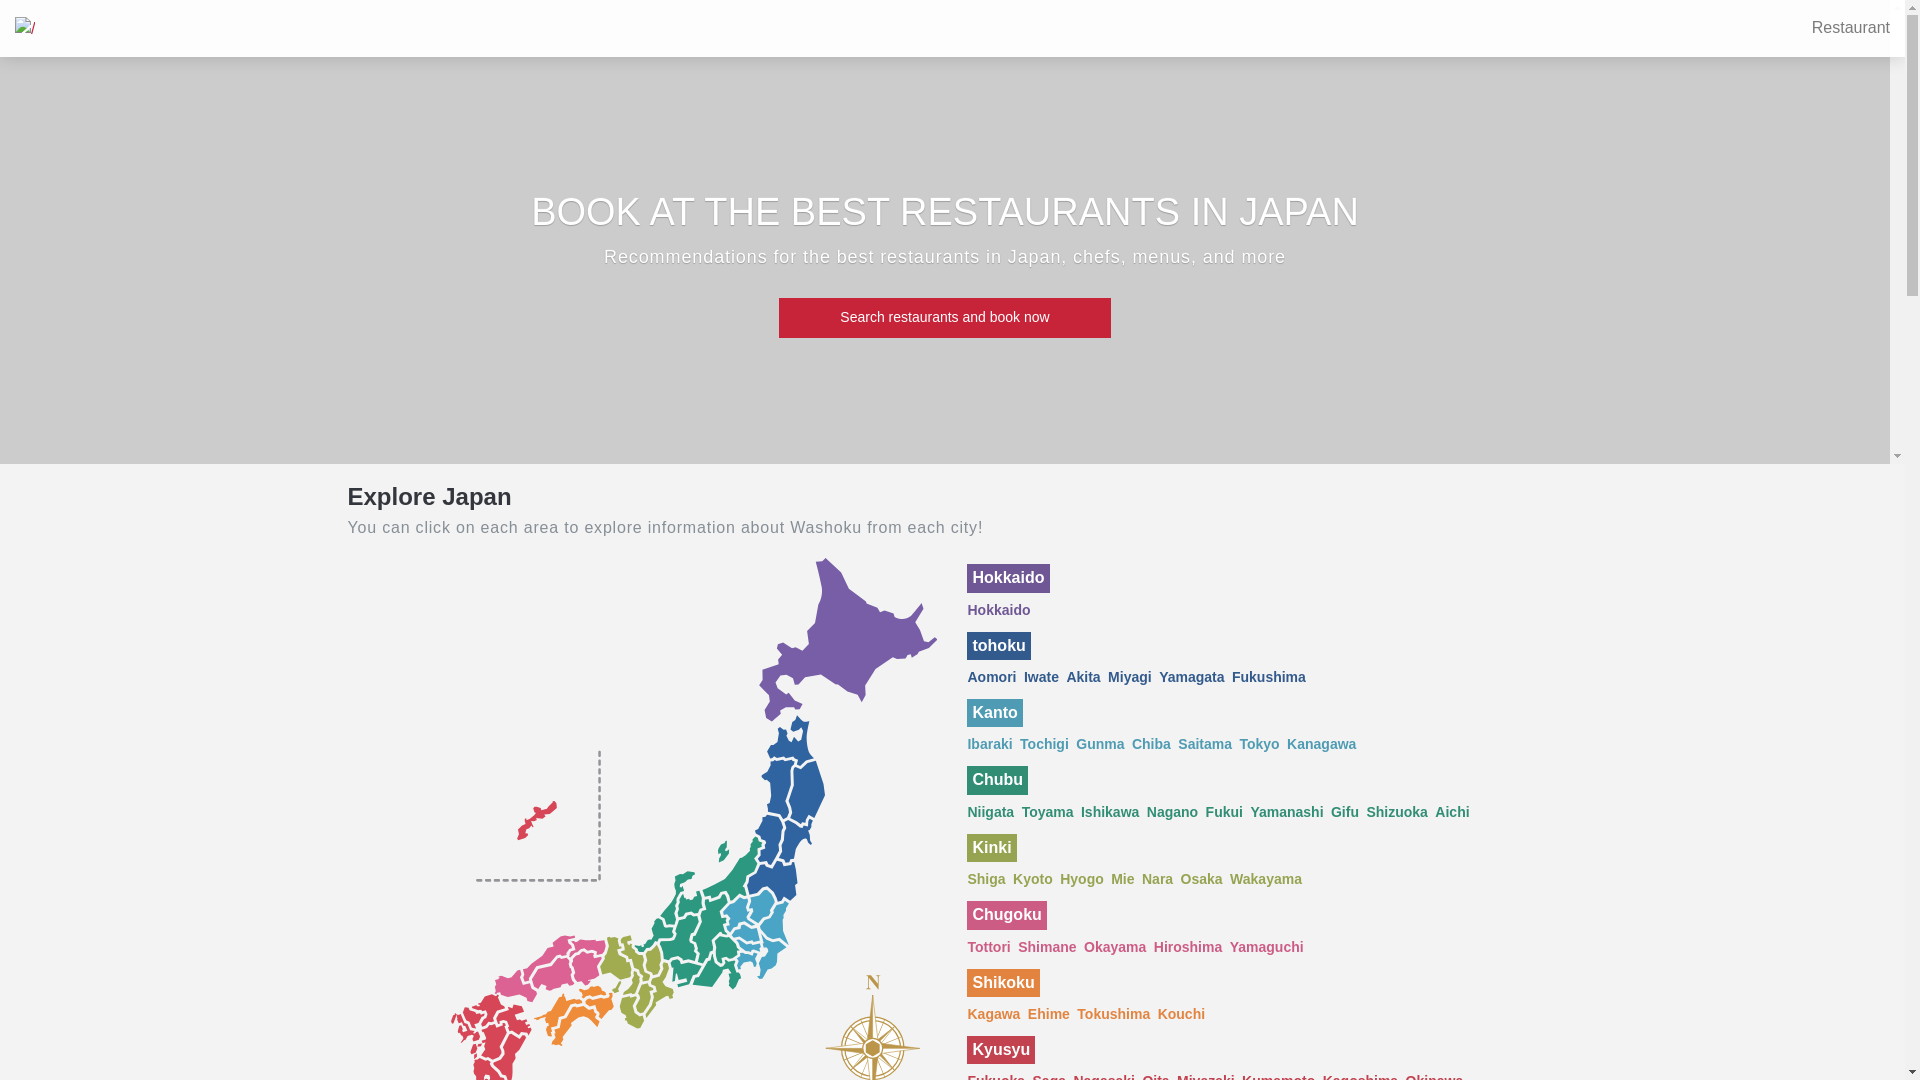  Describe the element at coordinates (991, 676) in the screenshot. I see `'Aomori'` at that location.